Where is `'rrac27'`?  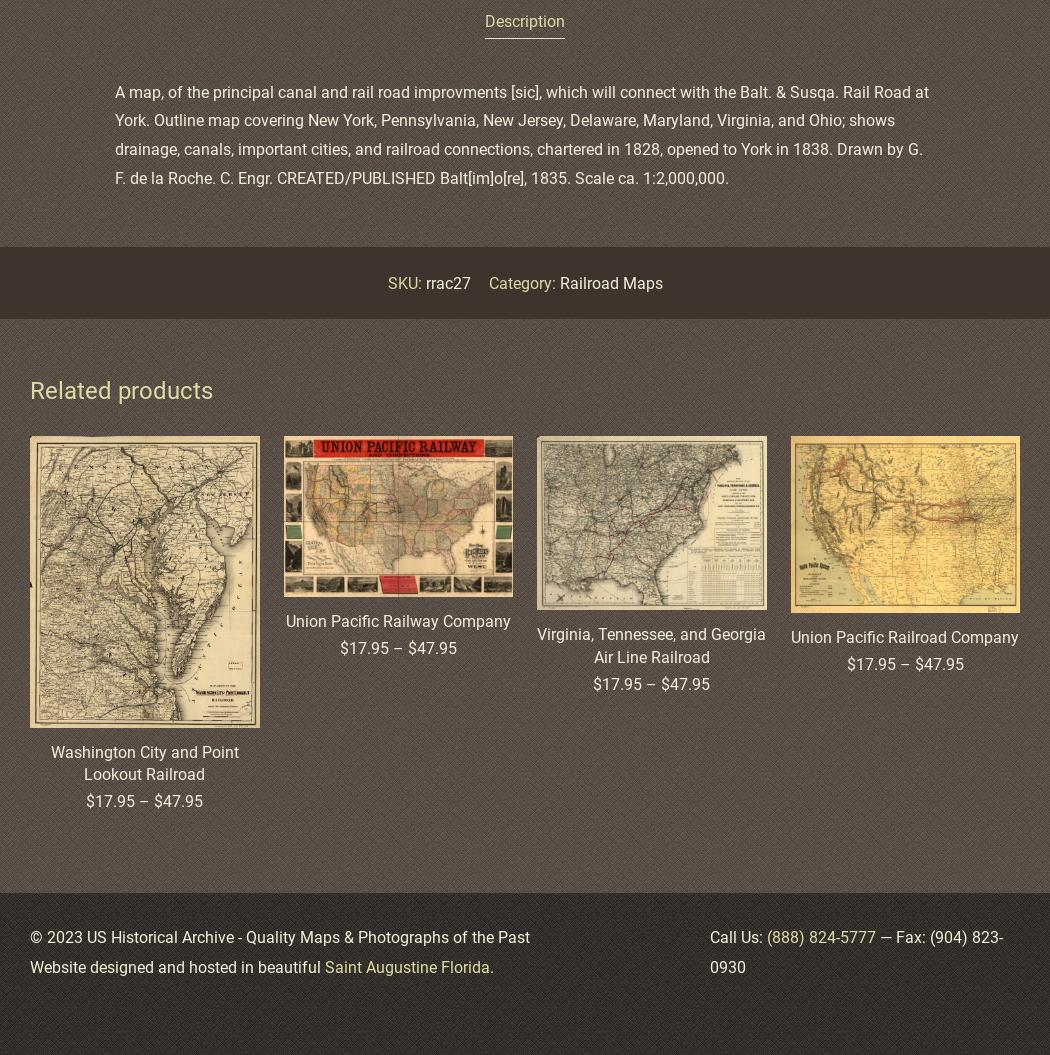
'rrac27' is located at coordinates (446, 282).